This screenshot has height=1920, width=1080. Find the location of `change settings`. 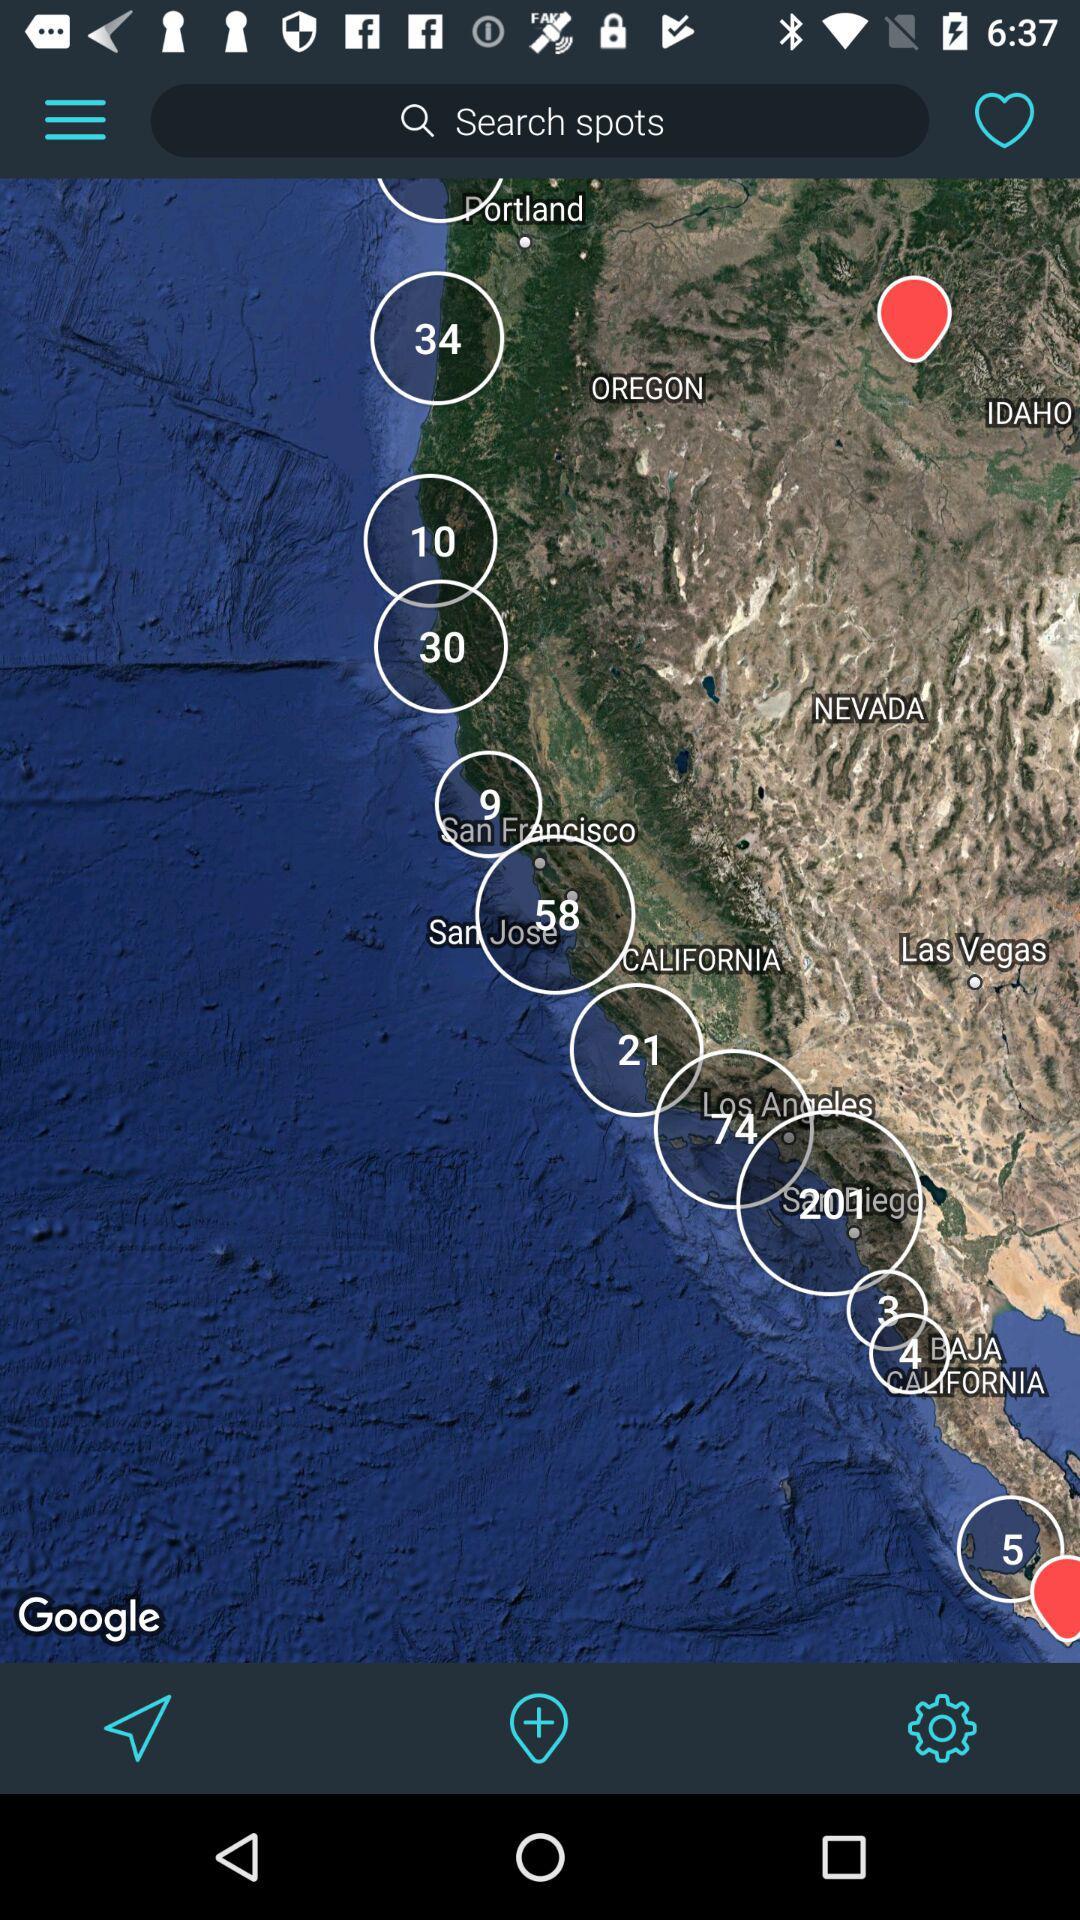

change settings is located at coordinates (942, 1727).